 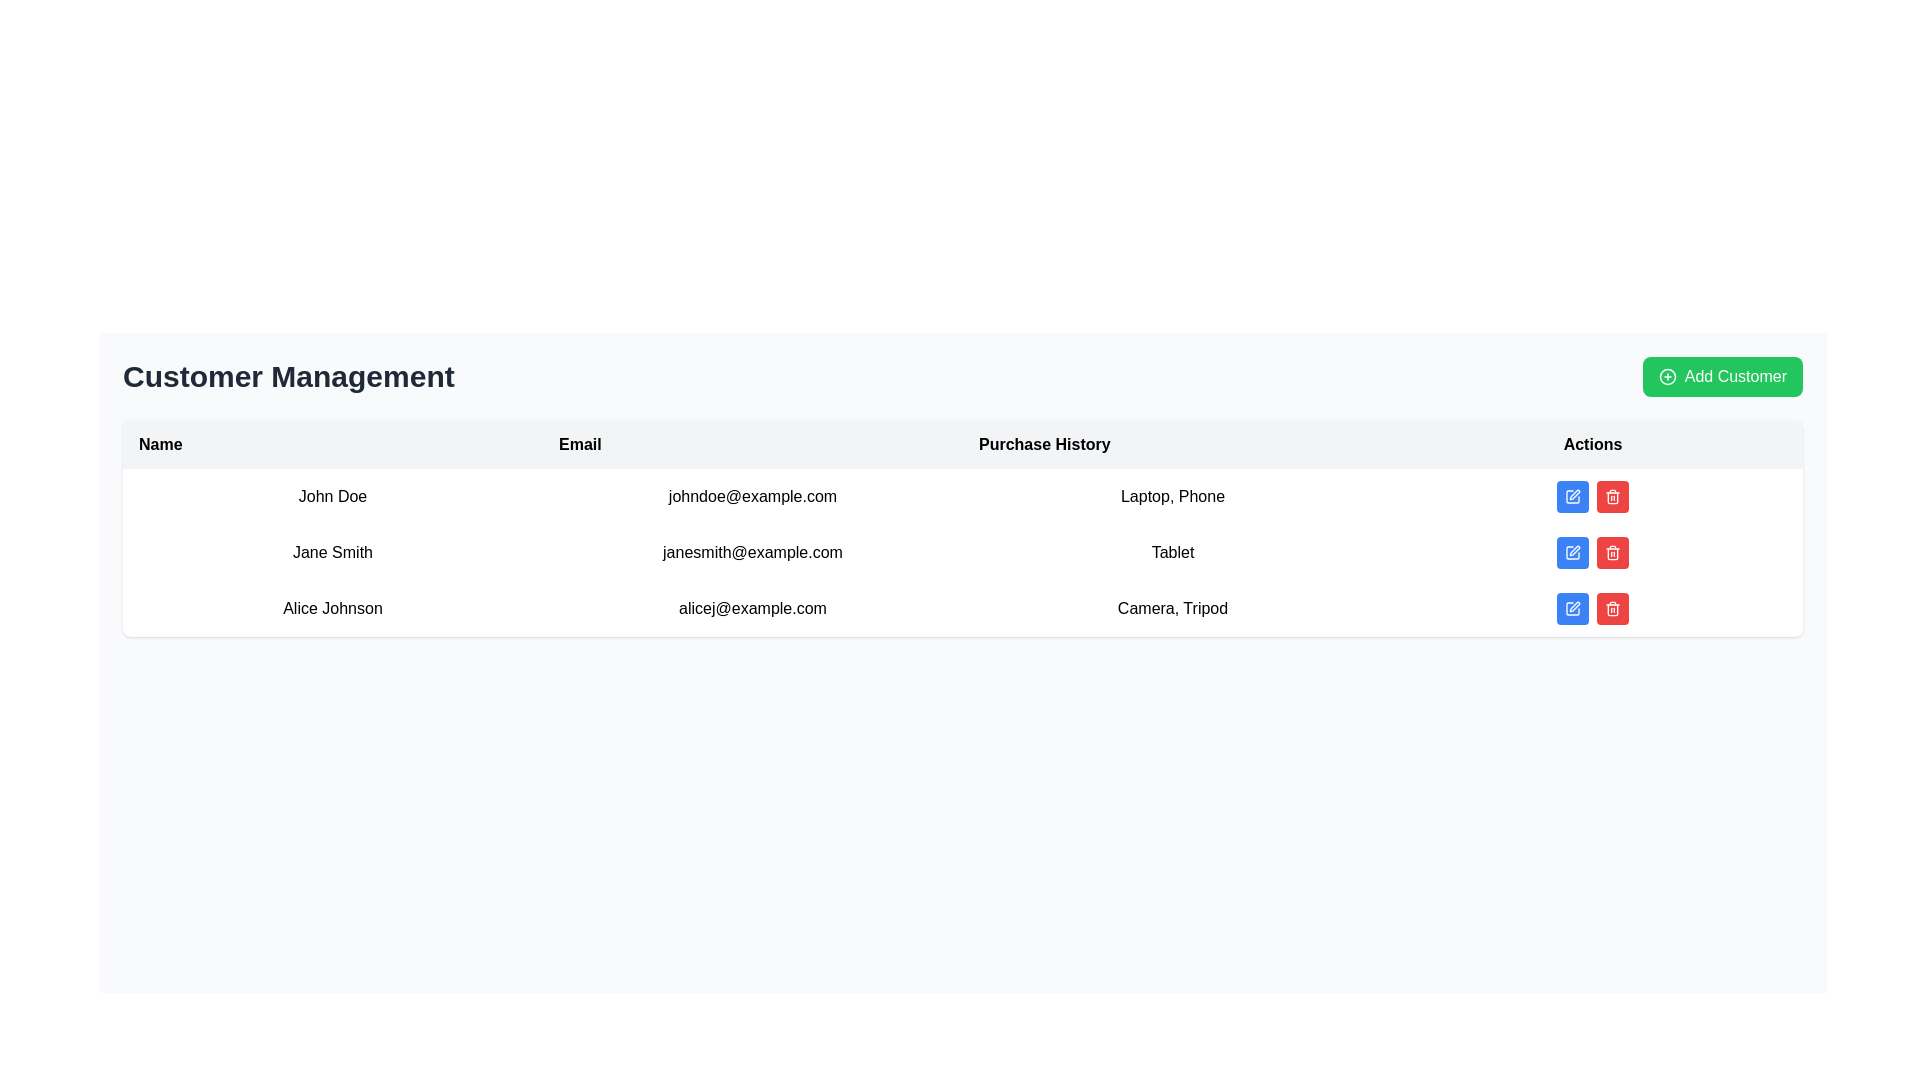 What do you see at coordinates (963, 496) in the screenshot?
I see `the first row of the table that contains customer details, specifically the row with the name 'John Doe'` at bounding box center [963, 496].